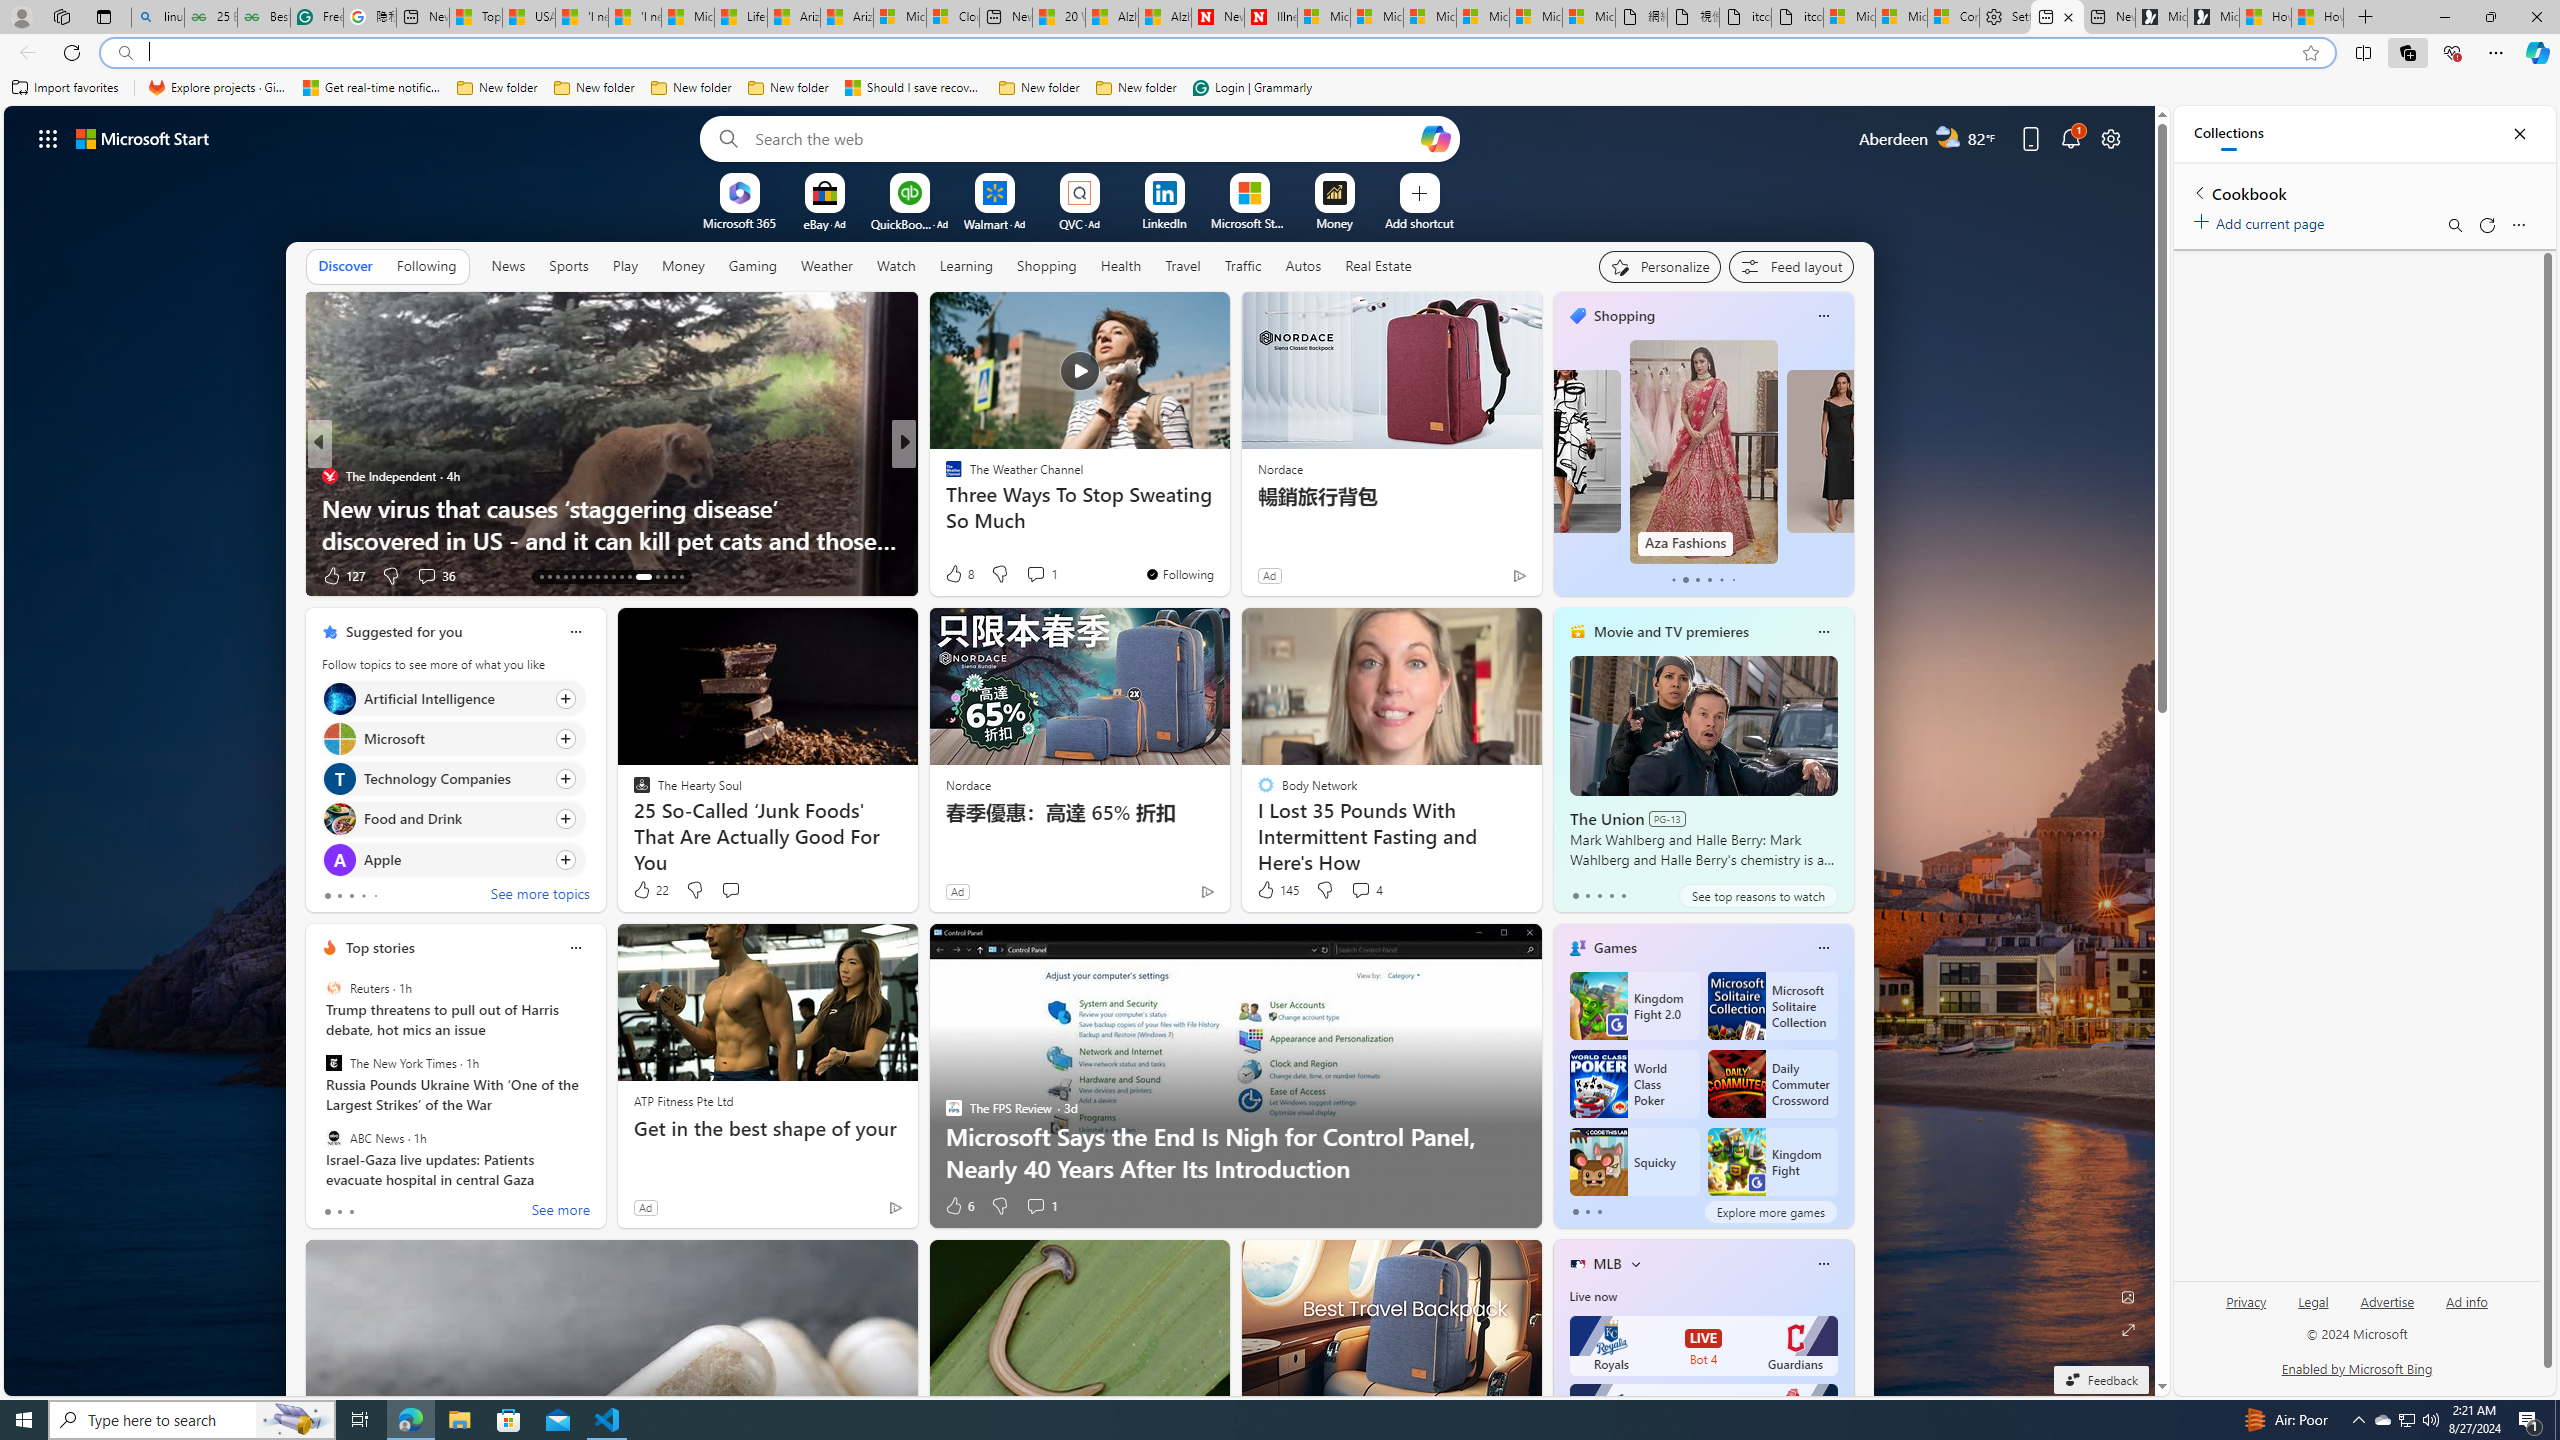  Describe the element at coordinates (945, 506) in the screenshot. I see `'Cheapism'` at that location.